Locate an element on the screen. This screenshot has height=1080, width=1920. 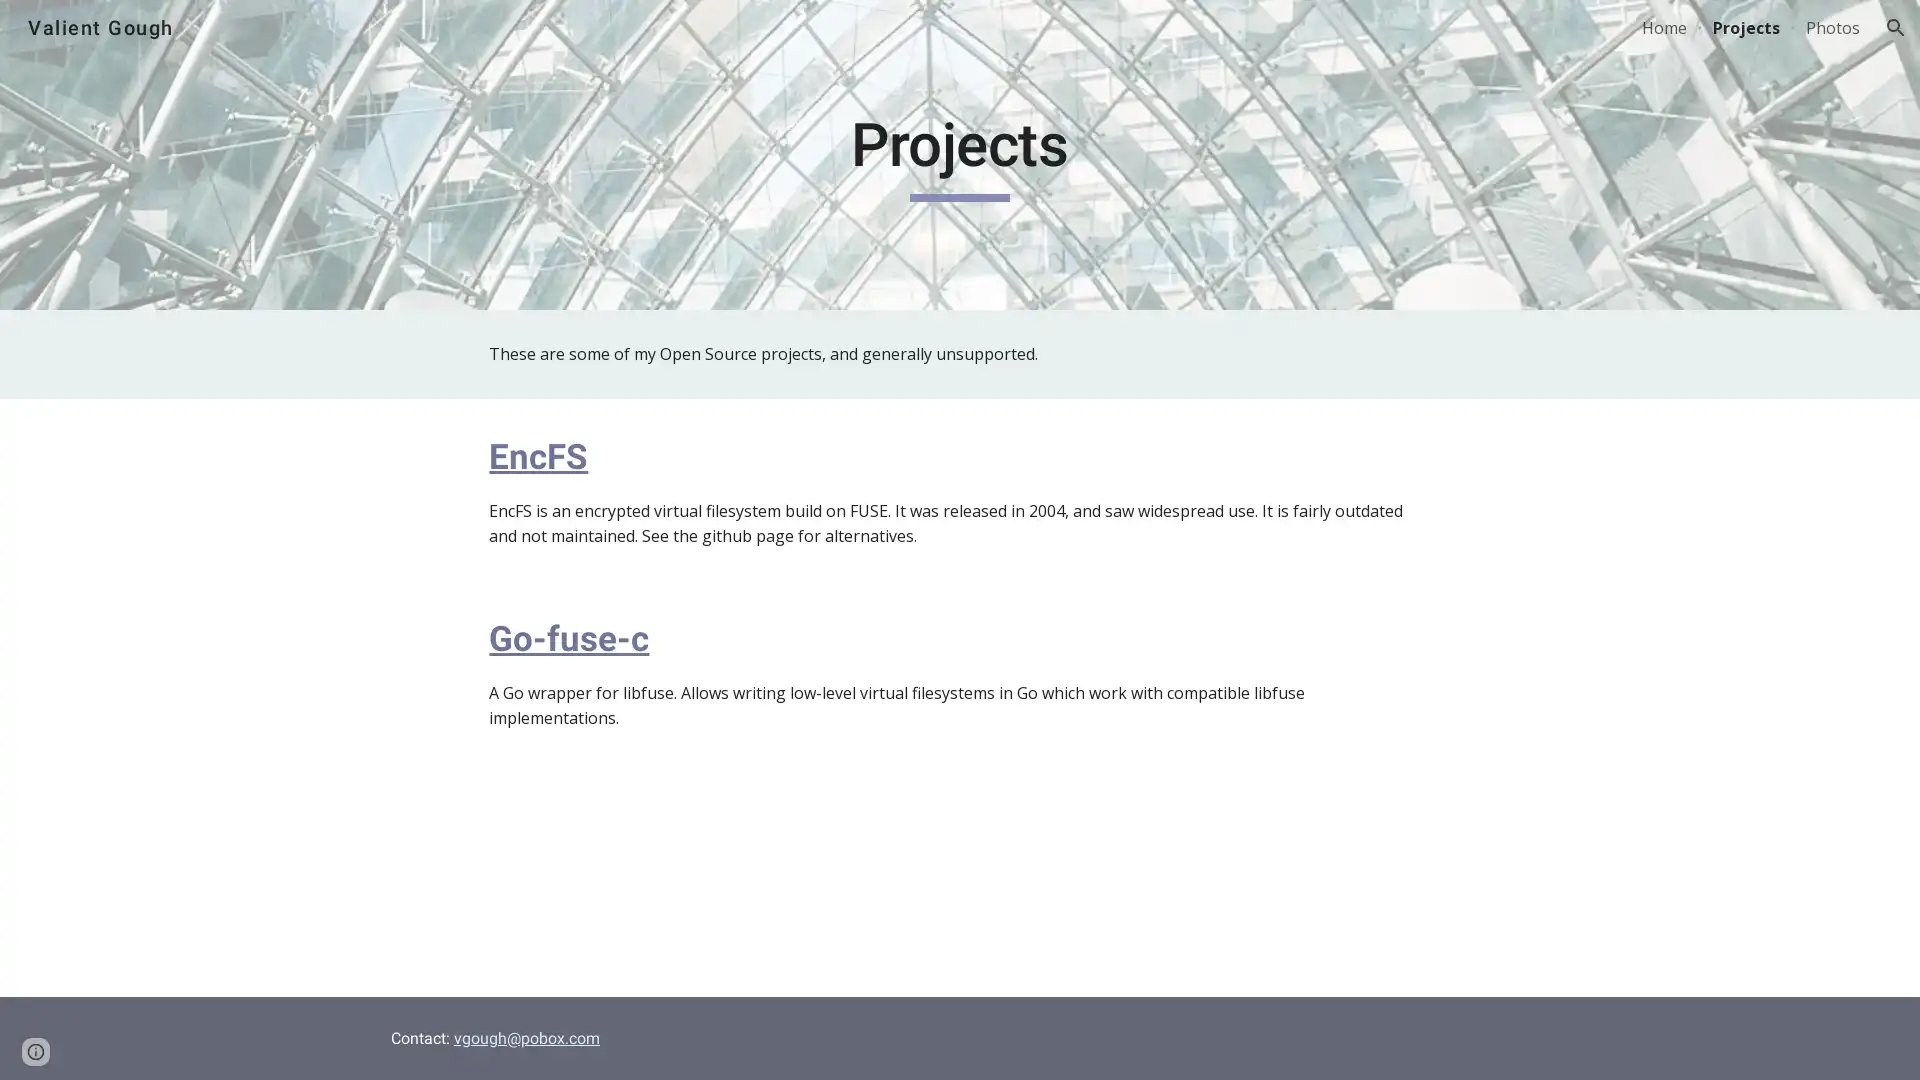
Copy heading link is located at coordinates (672, 637).